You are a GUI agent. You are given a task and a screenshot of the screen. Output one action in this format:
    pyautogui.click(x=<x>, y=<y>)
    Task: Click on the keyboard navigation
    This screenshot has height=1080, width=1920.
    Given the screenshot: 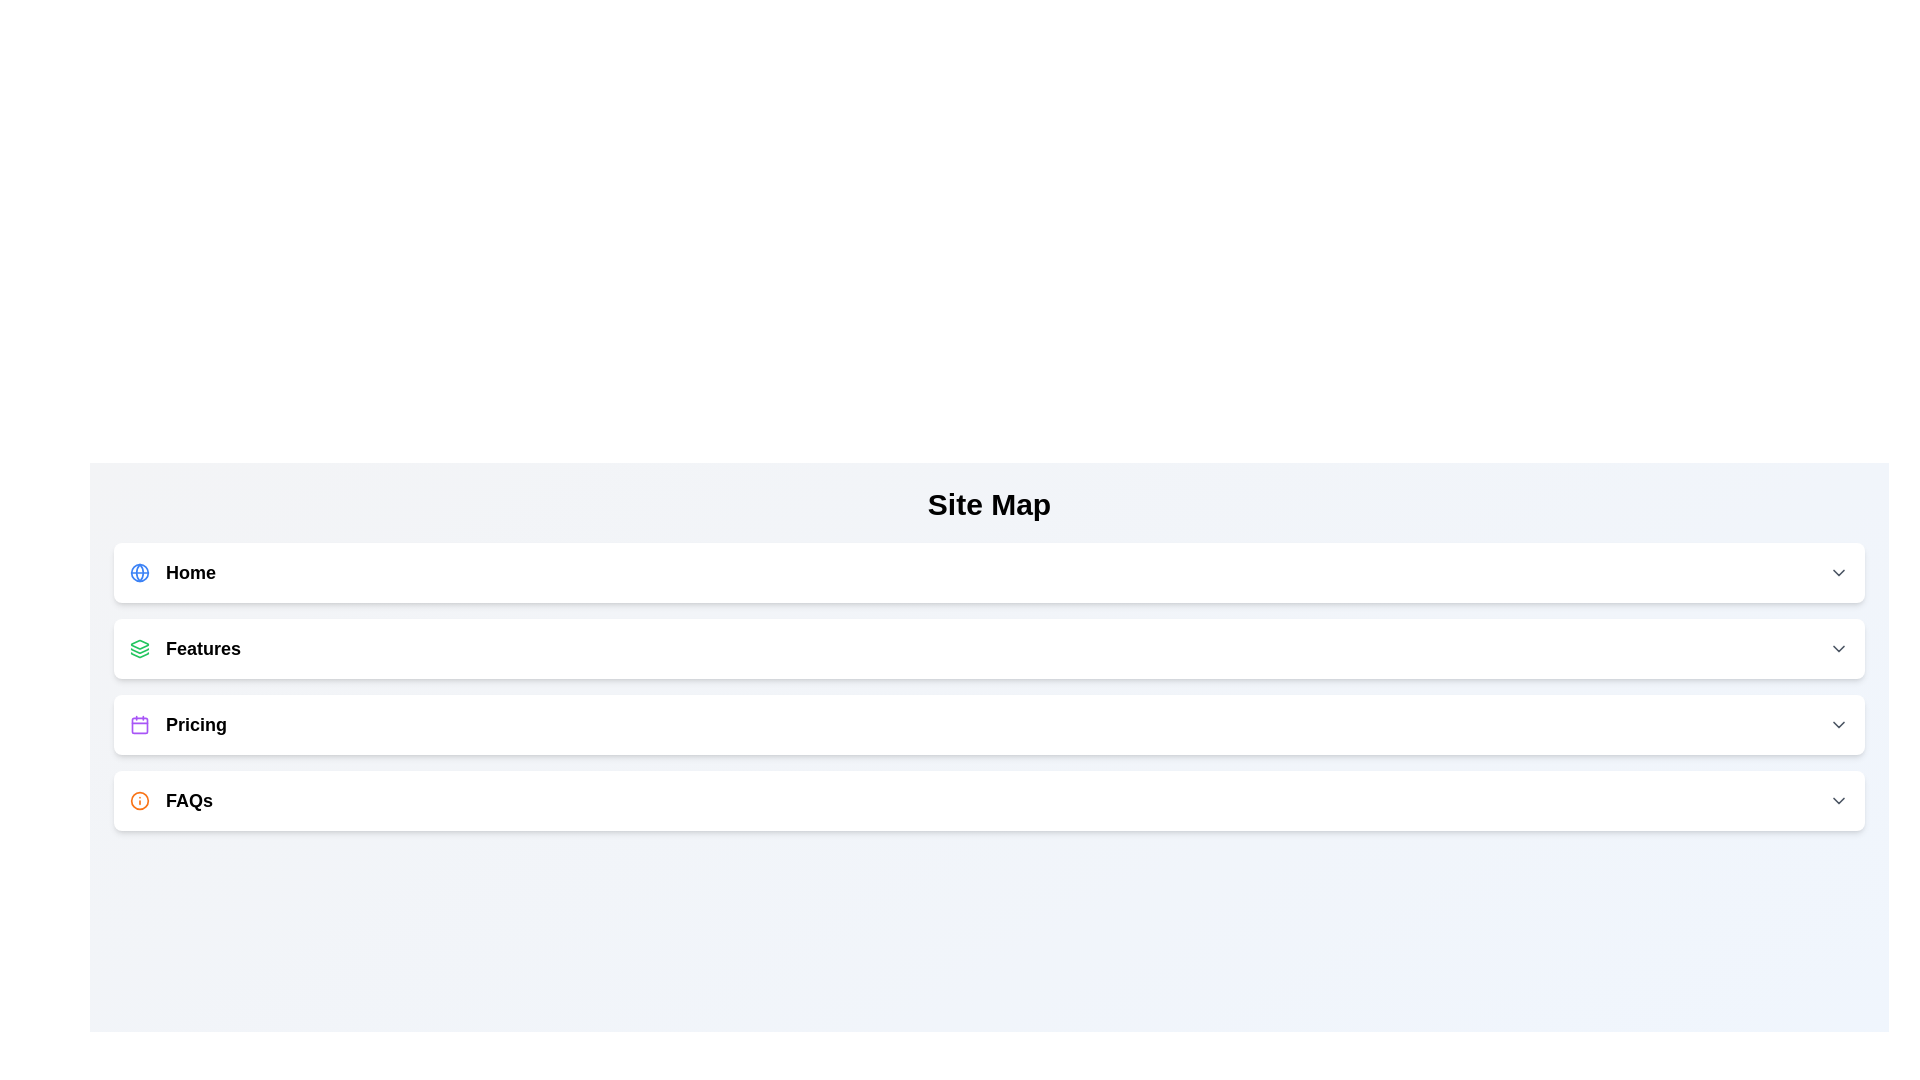 What is the action you would take?
    pyautogui.click(x=989, y=800)
    